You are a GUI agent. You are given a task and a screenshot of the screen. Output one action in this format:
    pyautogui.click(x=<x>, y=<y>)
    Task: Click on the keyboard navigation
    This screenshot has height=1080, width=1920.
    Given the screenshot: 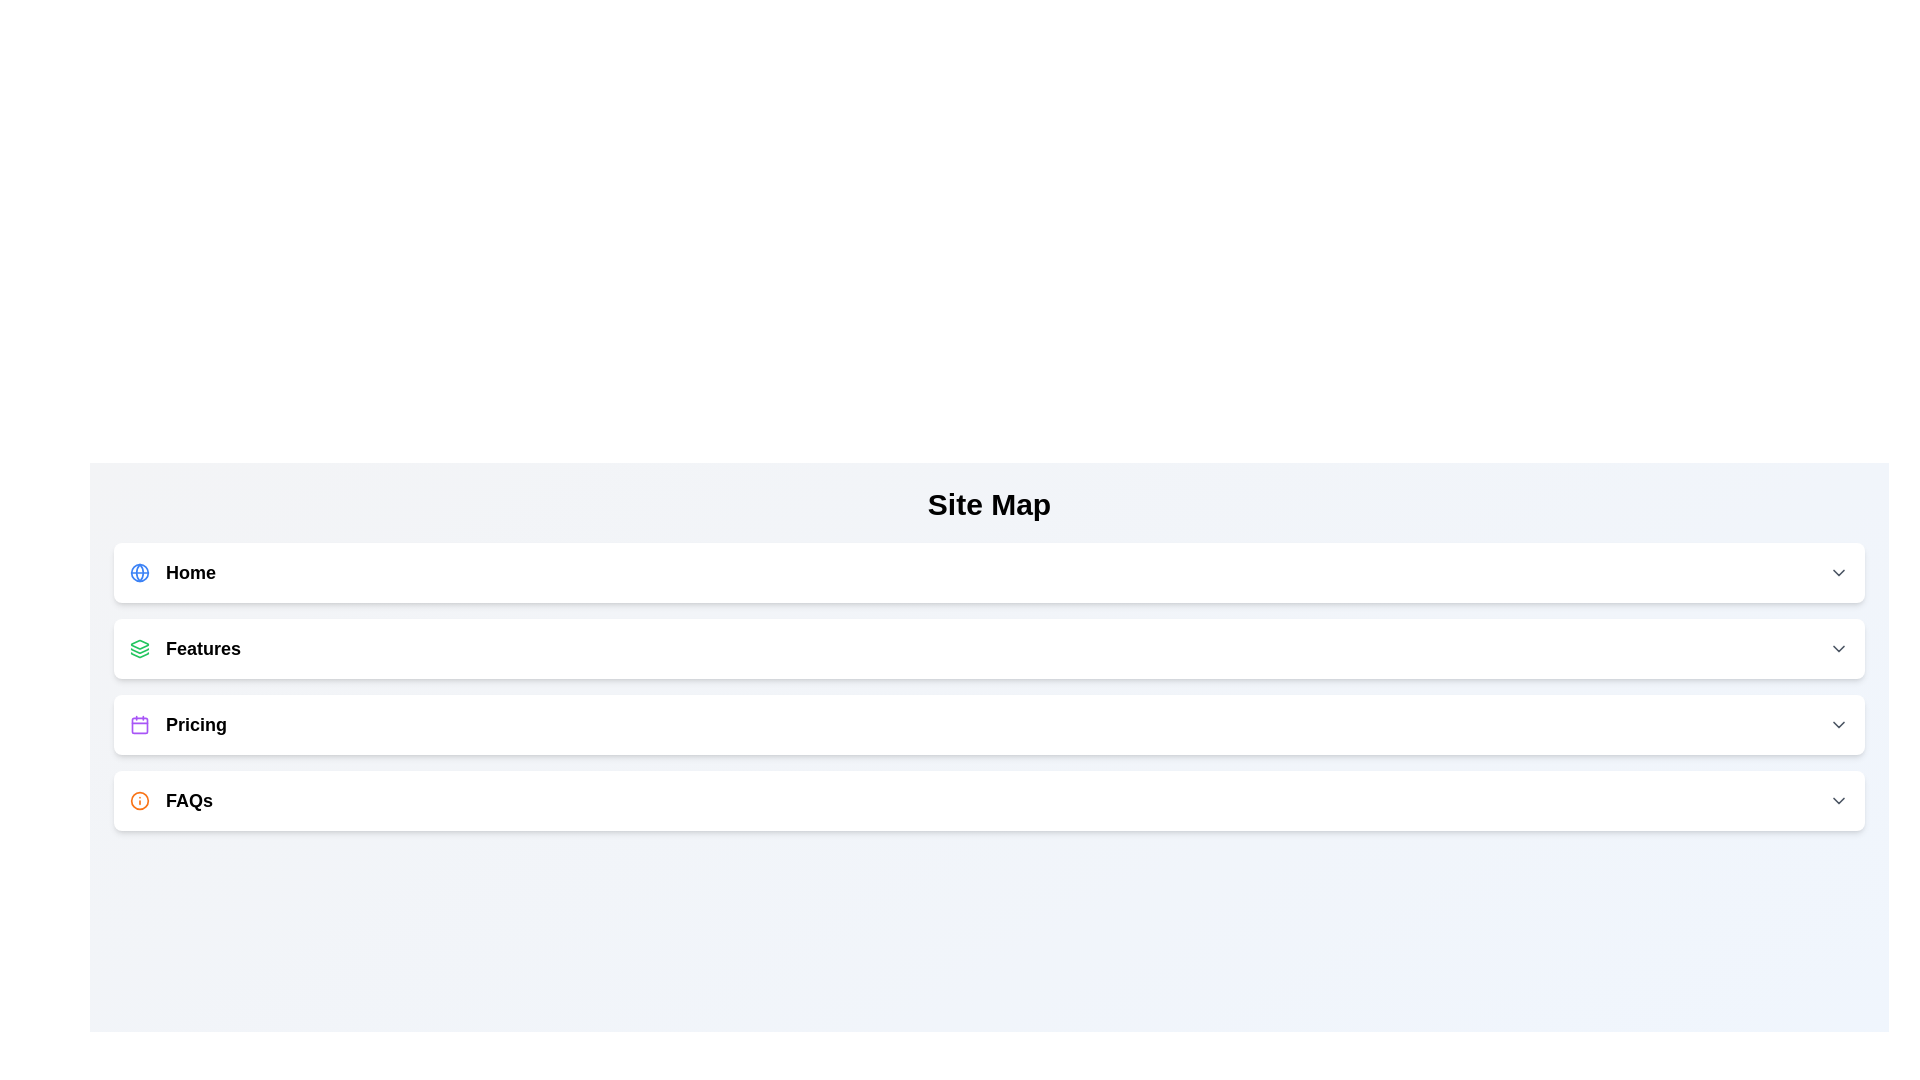 What is the action you would take?
    pyautogui.click(x=989, y=800)
    